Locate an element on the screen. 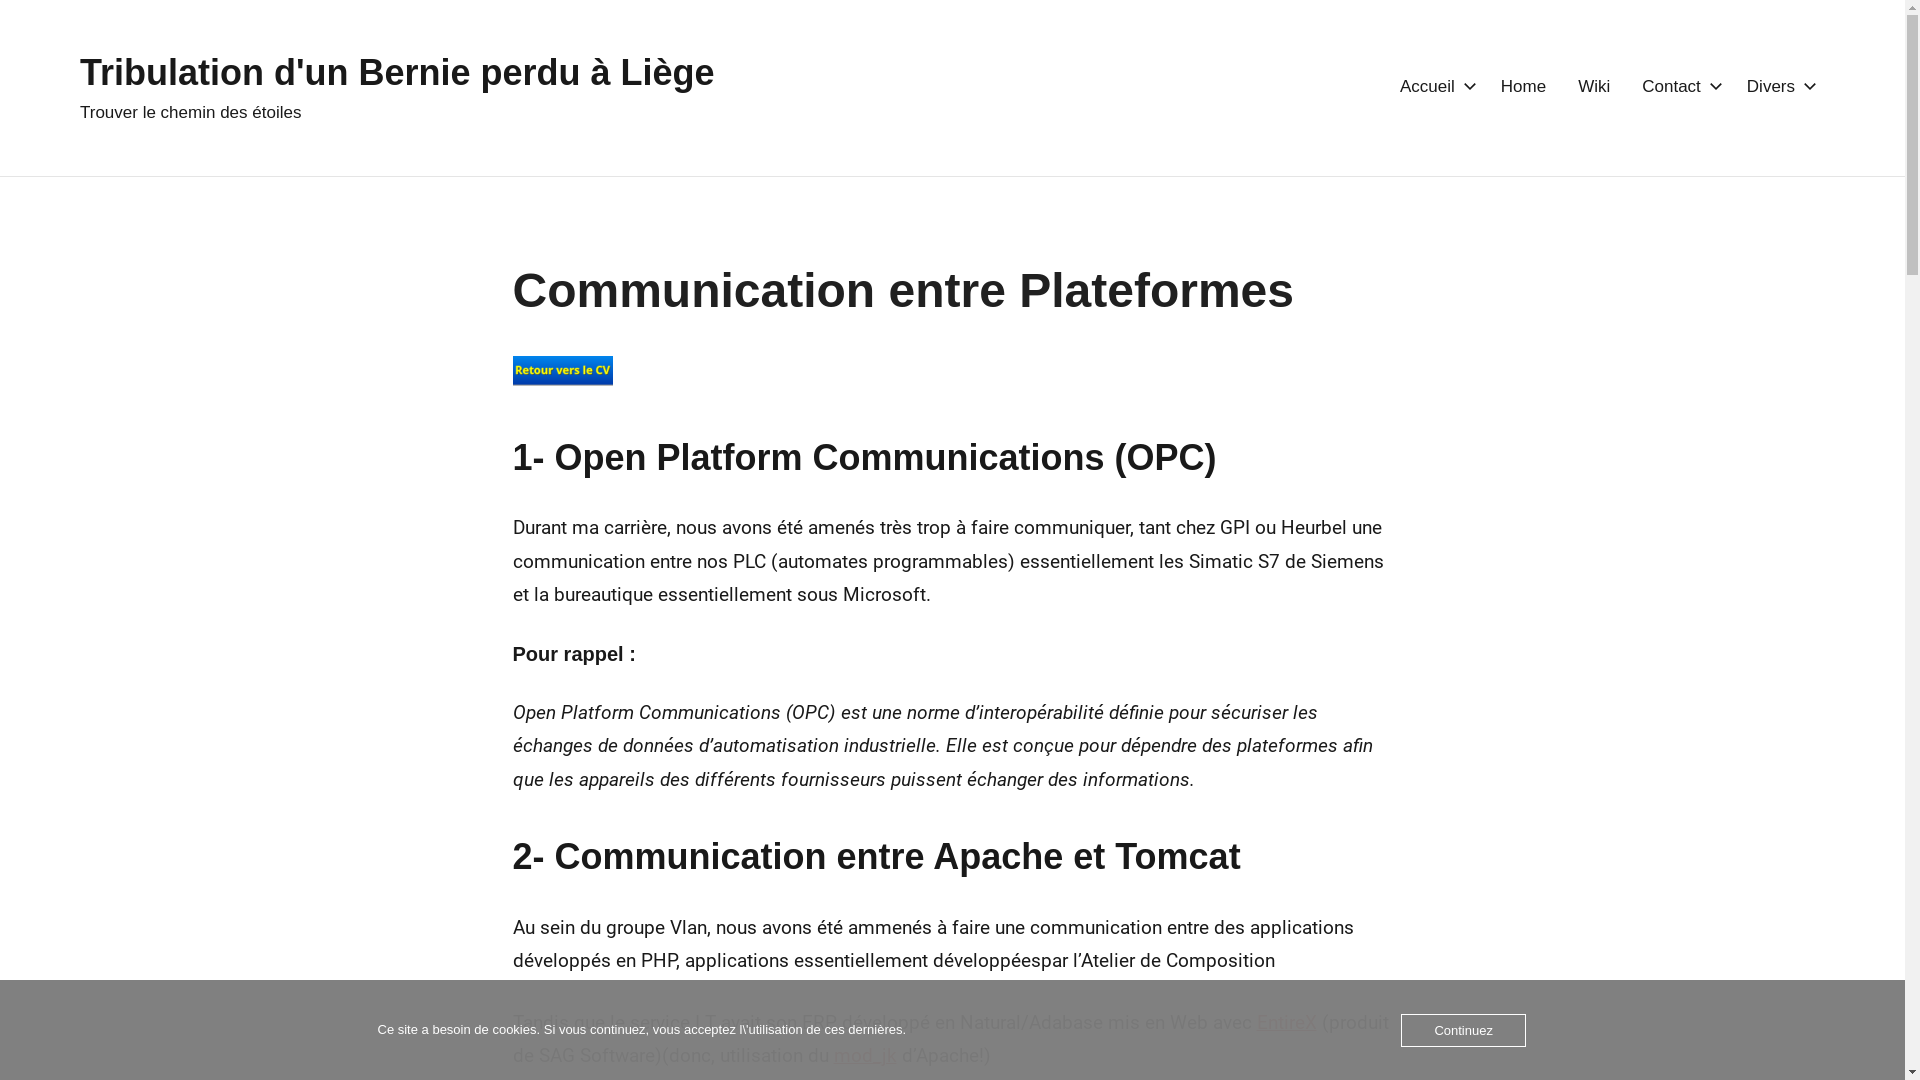  'Wiki' is located at coordinates (1577, 86).